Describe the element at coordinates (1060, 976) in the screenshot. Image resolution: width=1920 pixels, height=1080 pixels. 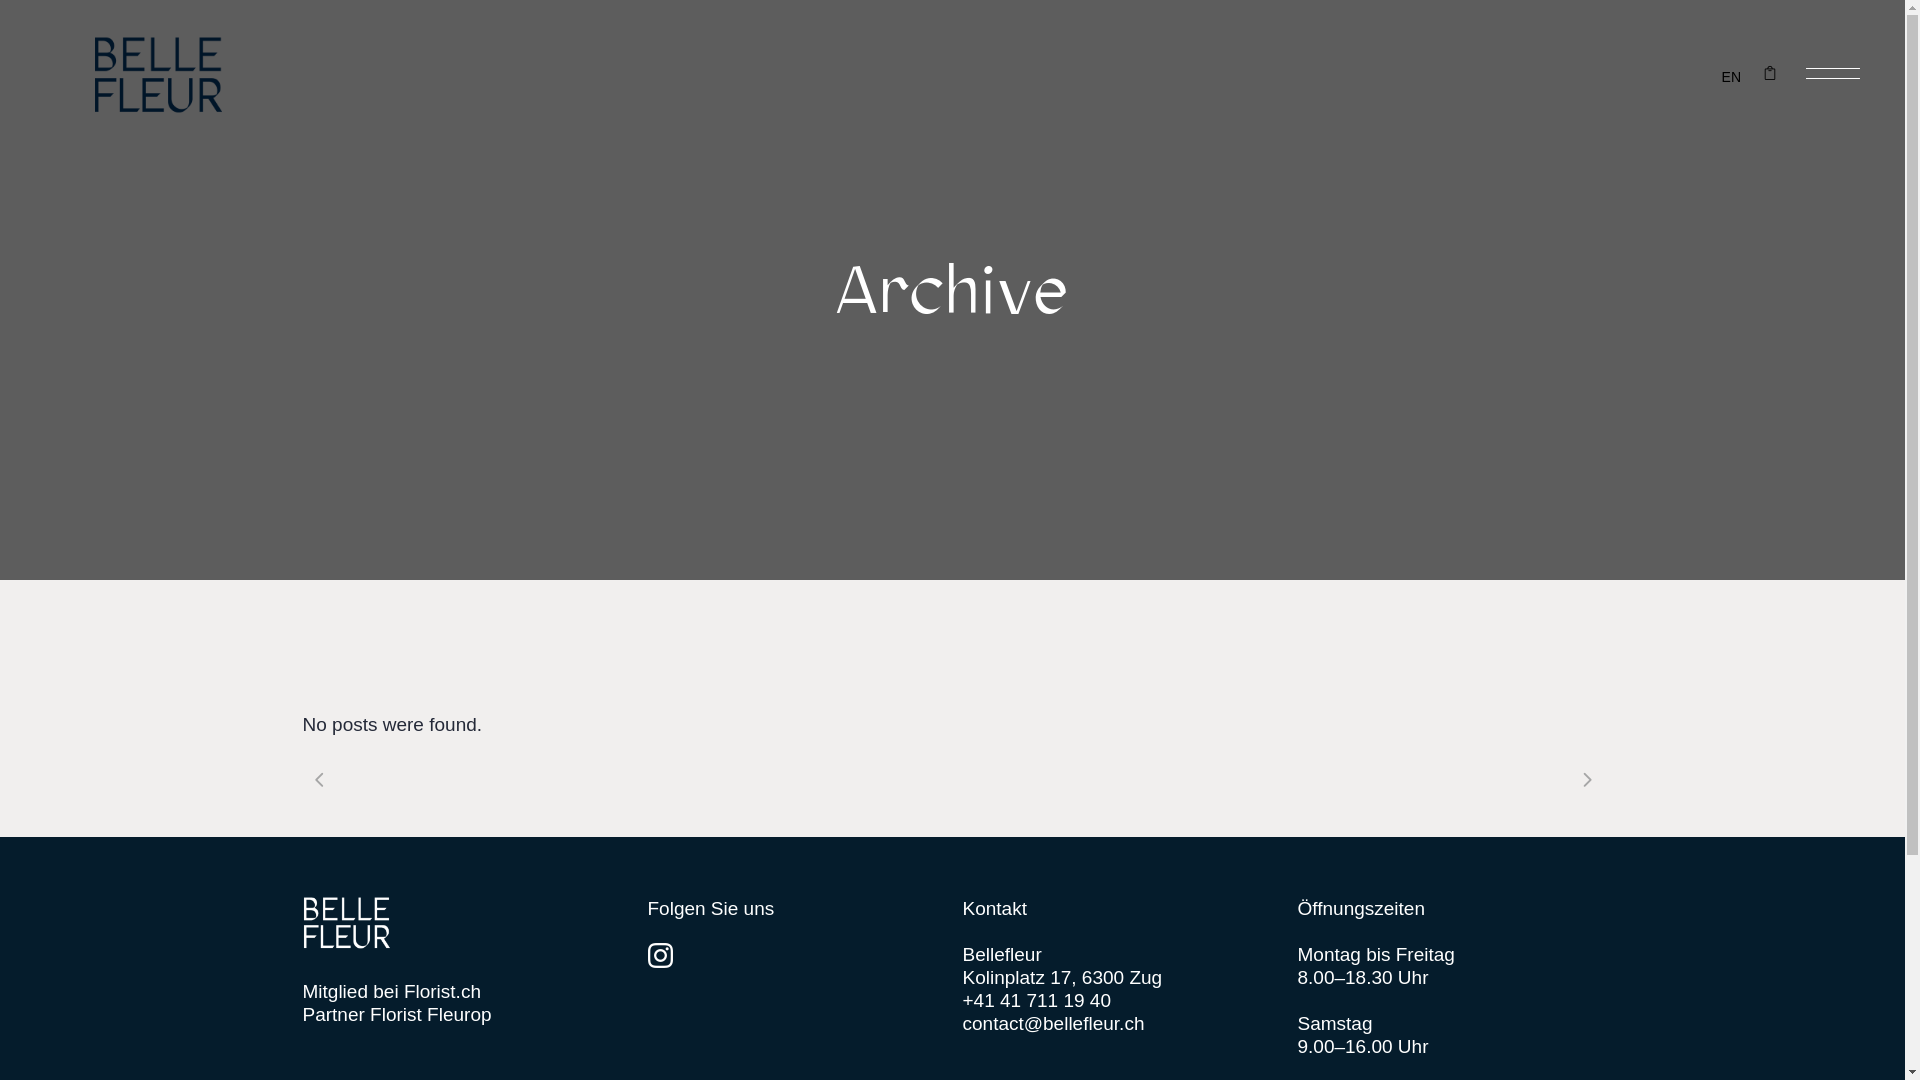
I see `'Kolinplatz 17, 6300 Zug'` at that location.